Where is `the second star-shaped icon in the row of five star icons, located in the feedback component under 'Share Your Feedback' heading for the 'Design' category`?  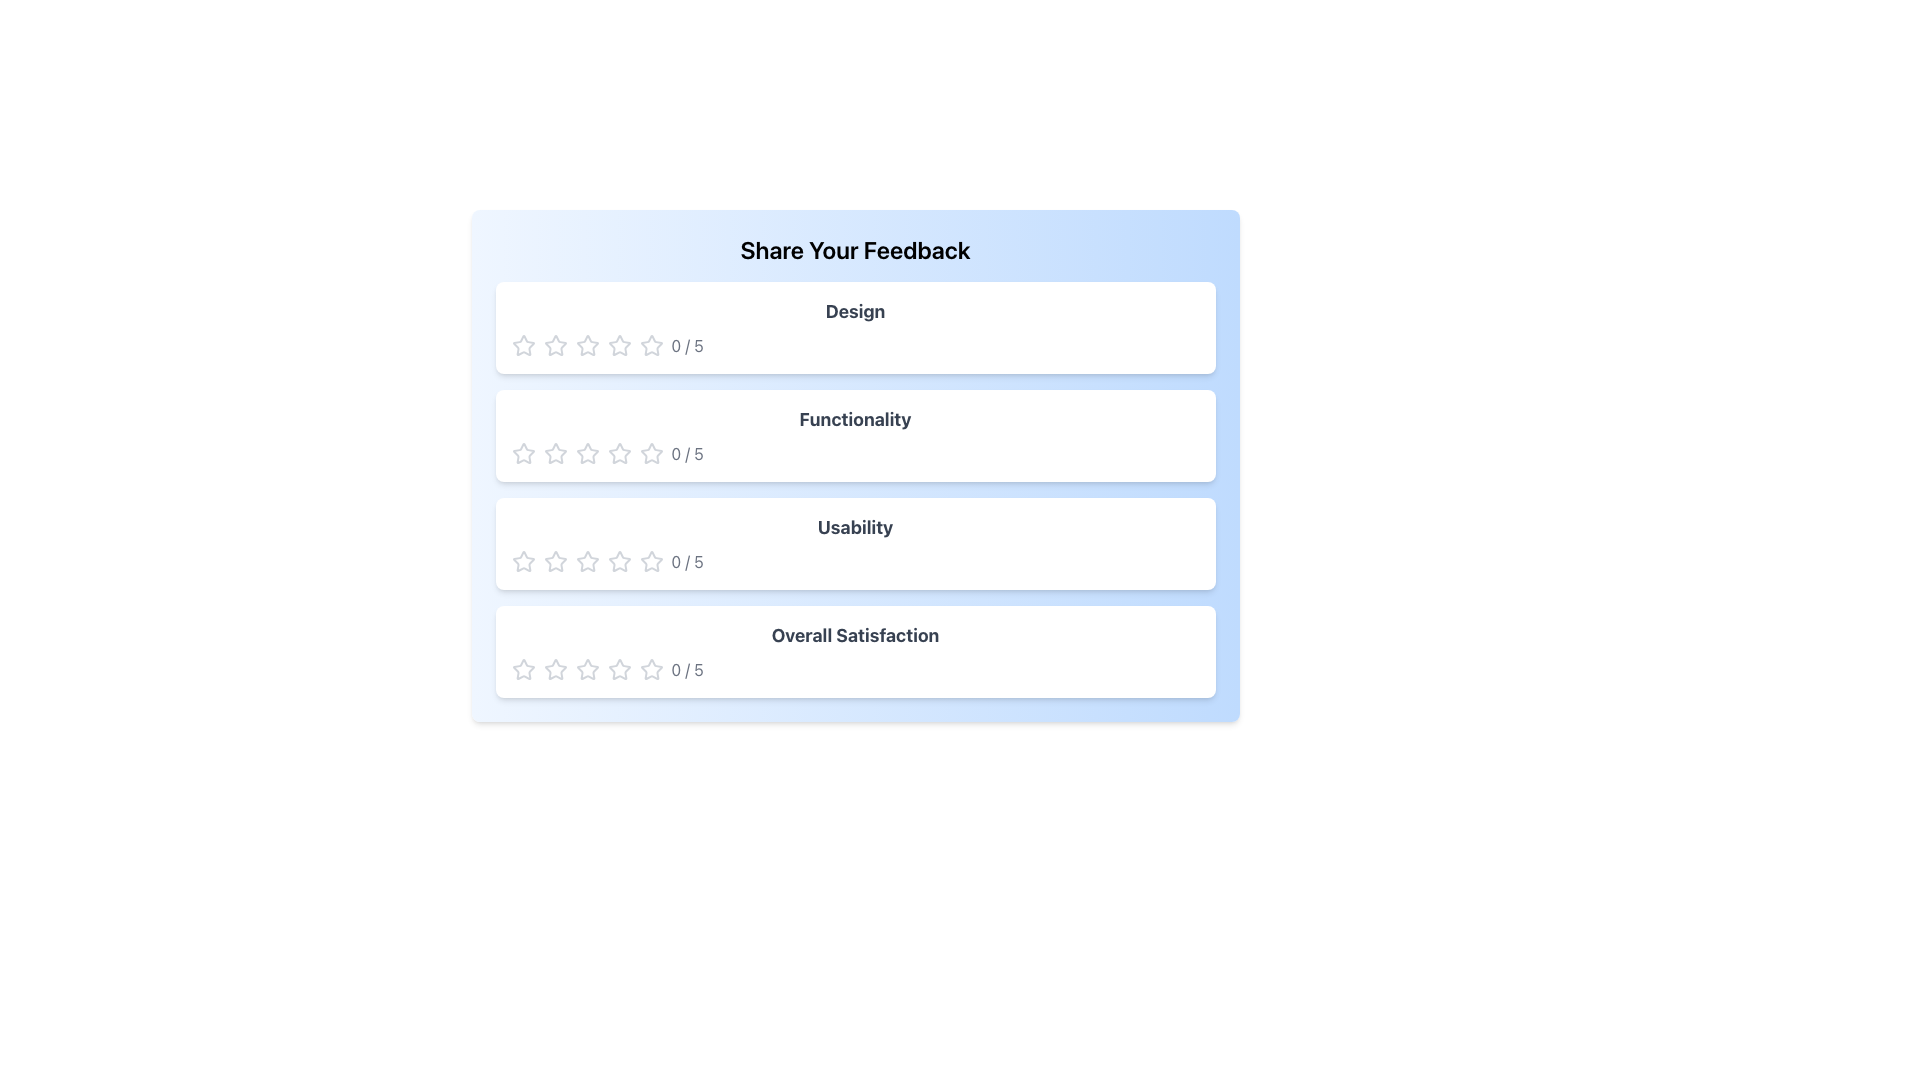 the second star-shaped icon in the row of five star icons, located in the feedback component under 'Share Your Feedback' heading for the 'Design' category is located at coordinates (555, 345).